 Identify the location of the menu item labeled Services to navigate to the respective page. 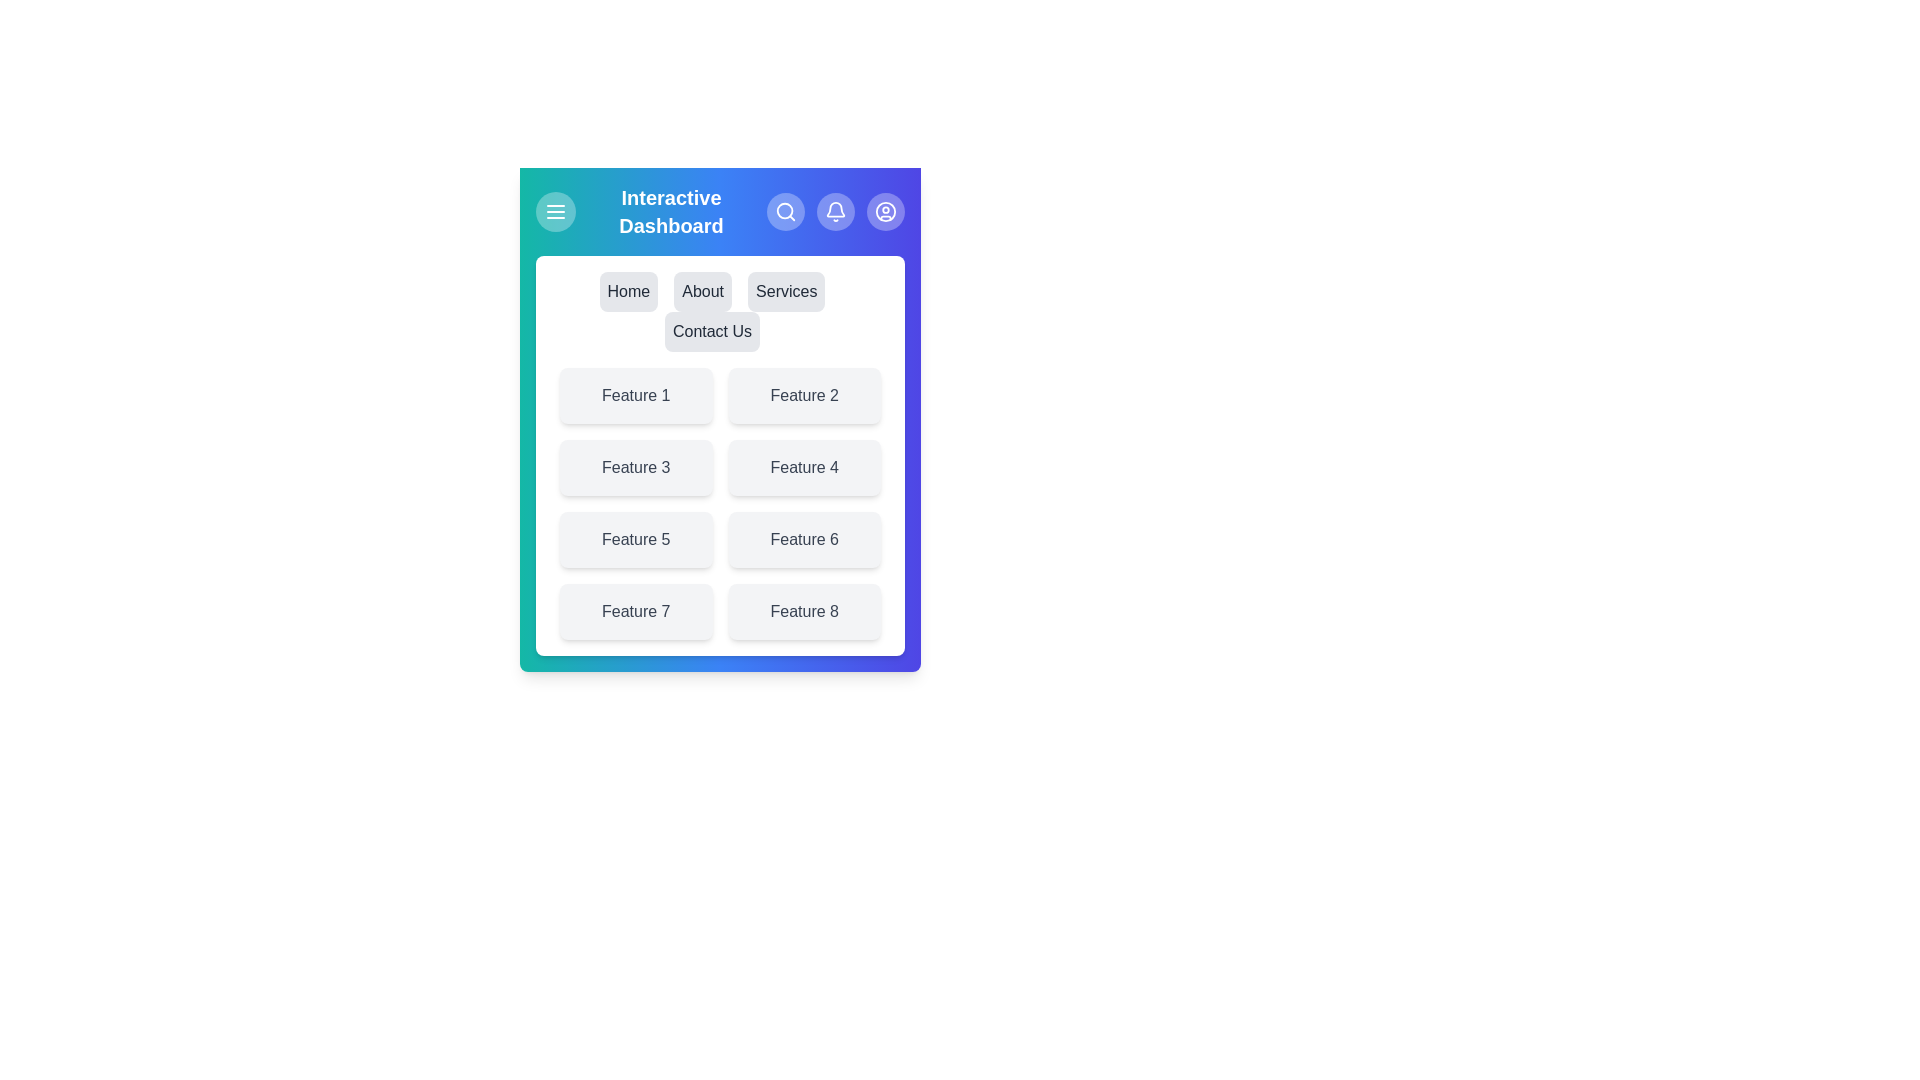
(785, 292).